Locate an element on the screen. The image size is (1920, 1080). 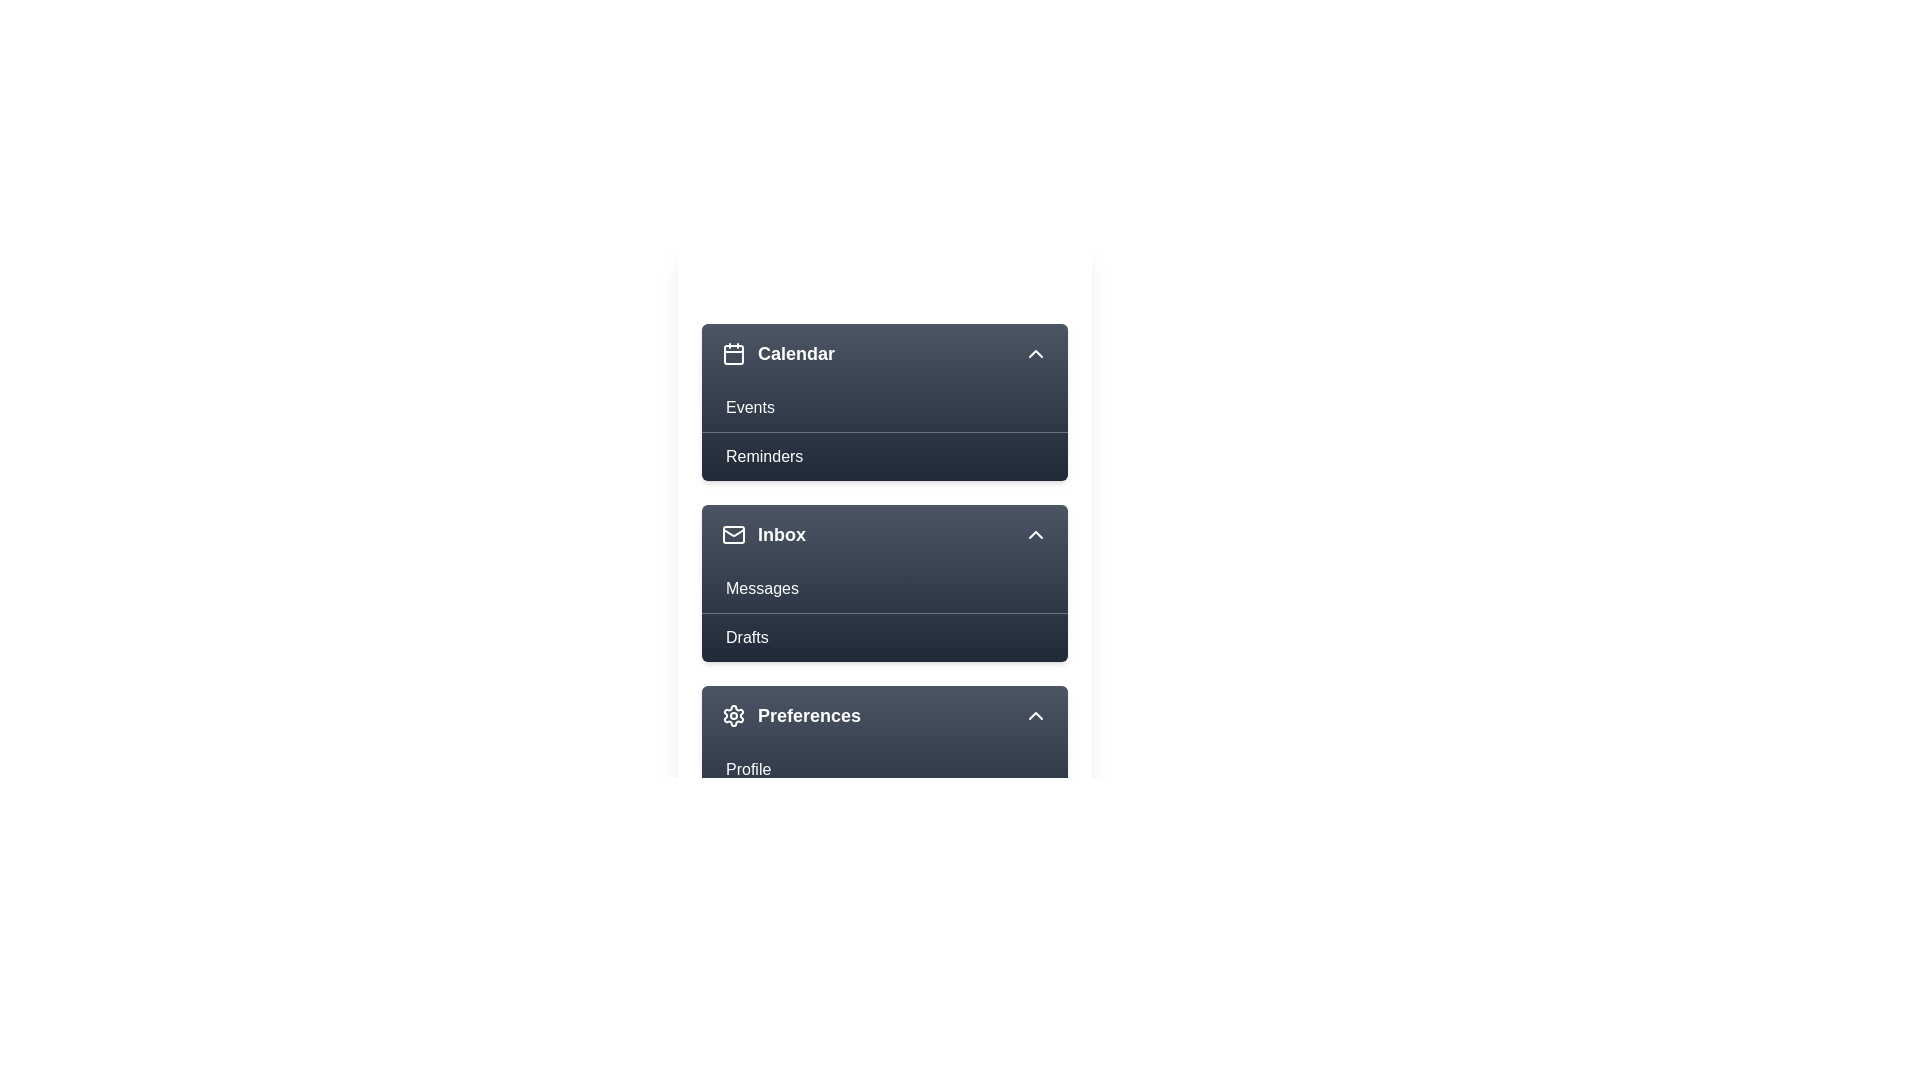
the menu item Reminders from the section Calendar is located at coordinates (883, 455).